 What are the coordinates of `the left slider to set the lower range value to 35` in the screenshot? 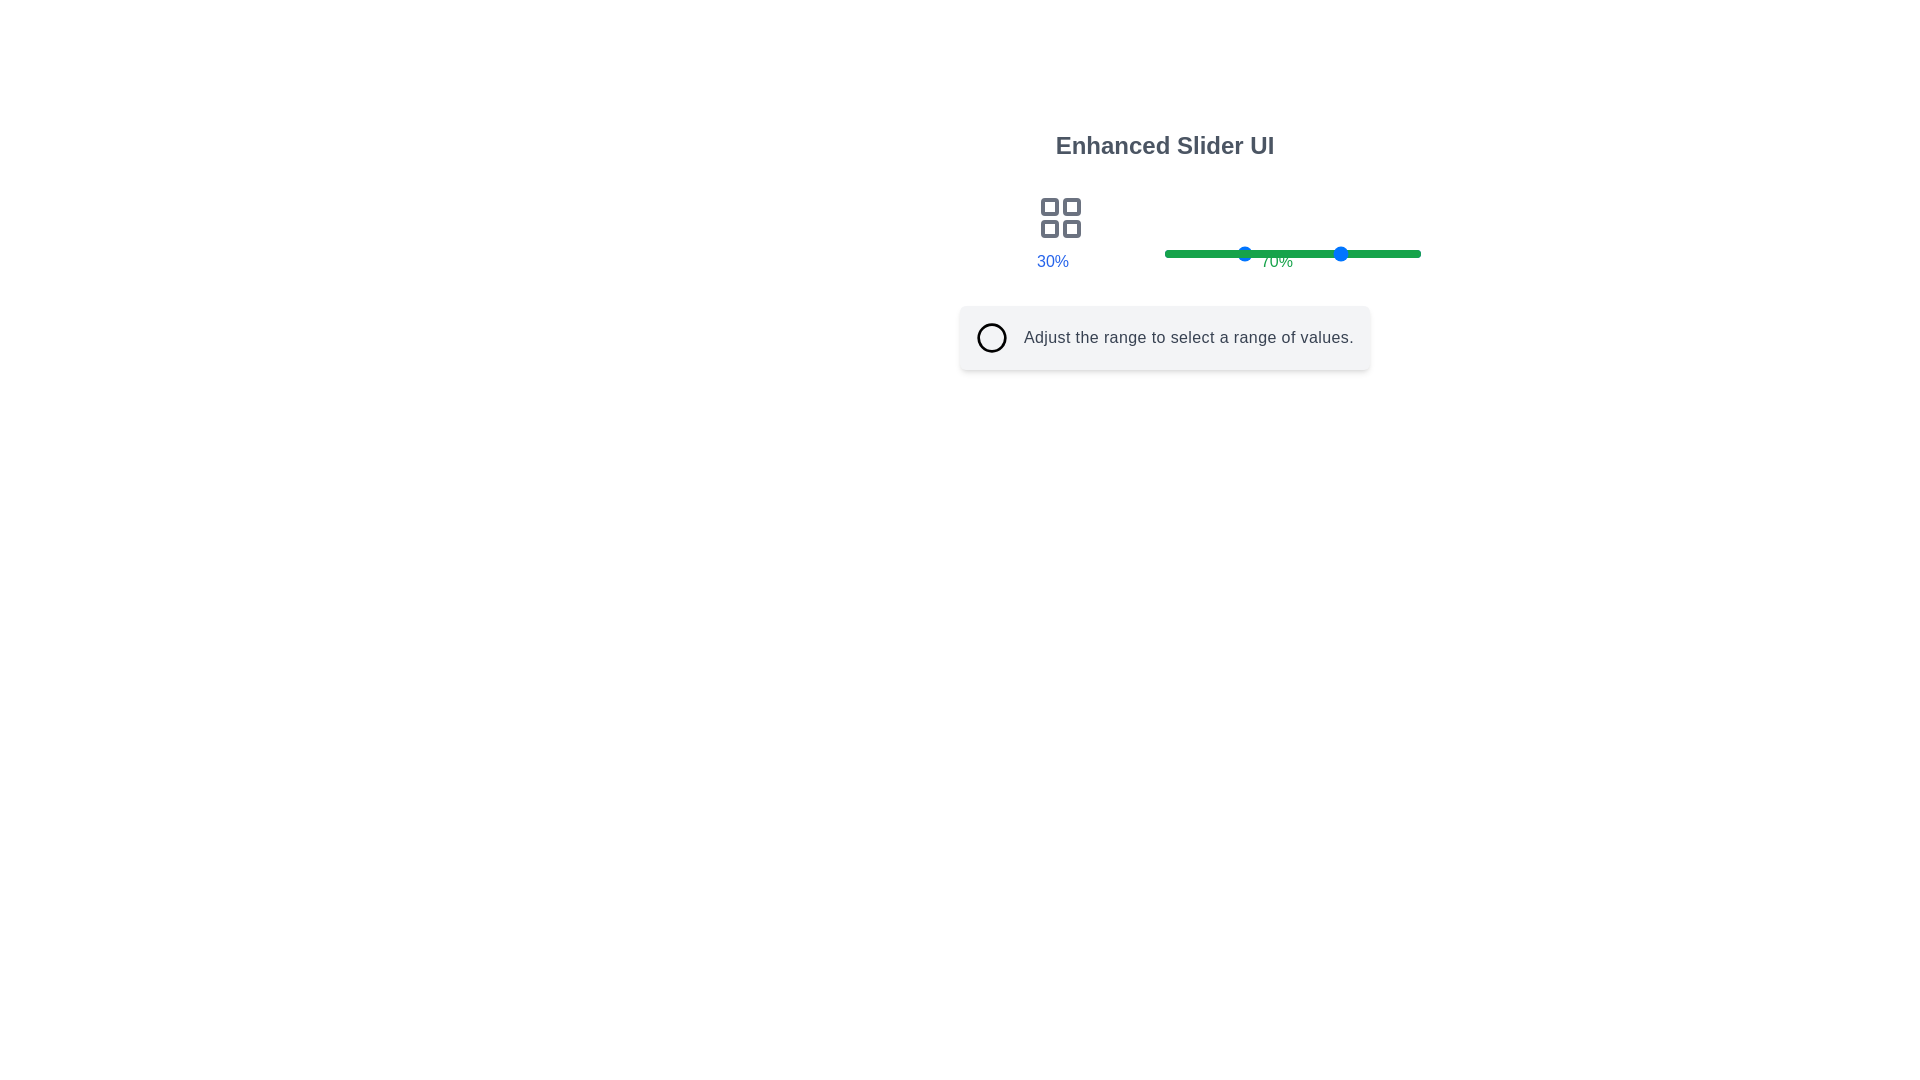 It's located at (1253, 253).